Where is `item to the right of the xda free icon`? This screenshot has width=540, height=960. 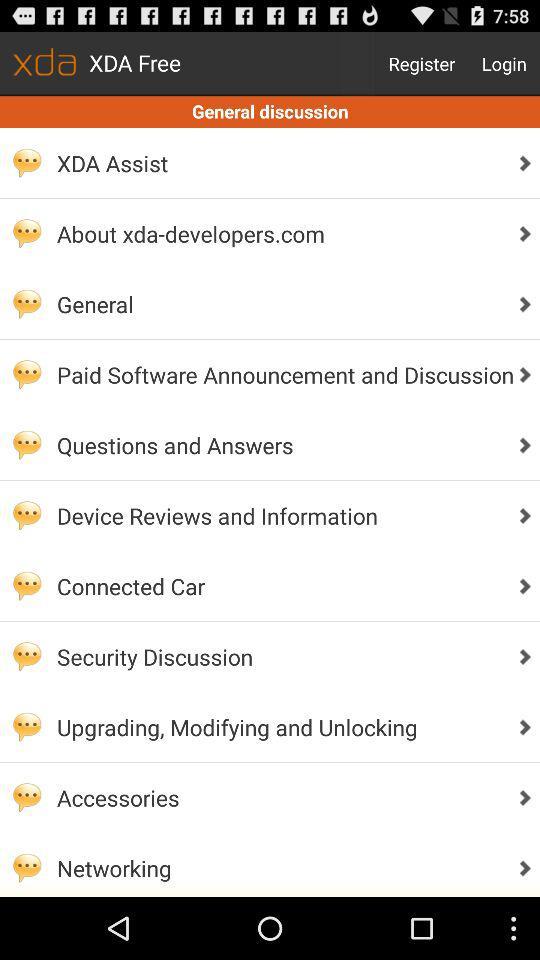
item to the right of the xda free icon is located at coordinates (421, 63).